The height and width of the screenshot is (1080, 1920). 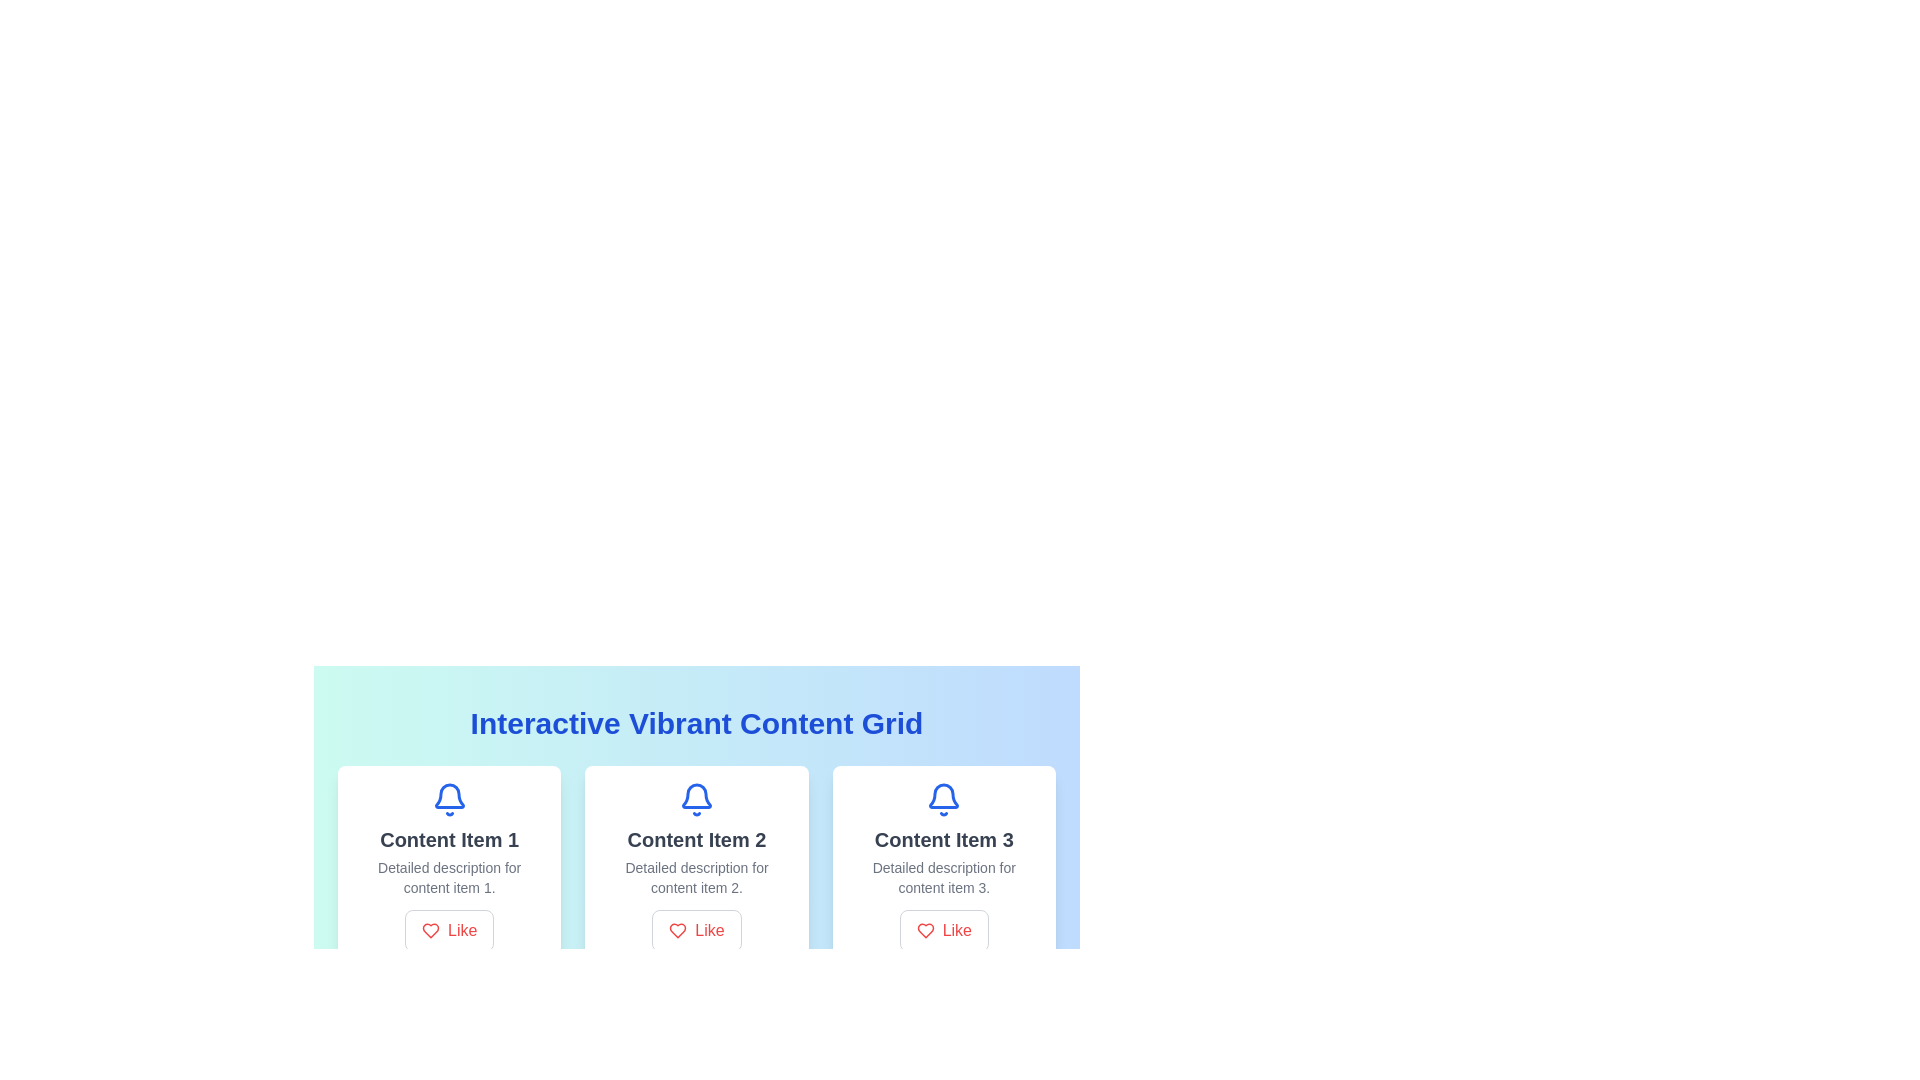 I want to click on the Text label that provides additional information about 'Content Item 3', located below the section title and above the 'Like' button, so click(x=943, y=877).